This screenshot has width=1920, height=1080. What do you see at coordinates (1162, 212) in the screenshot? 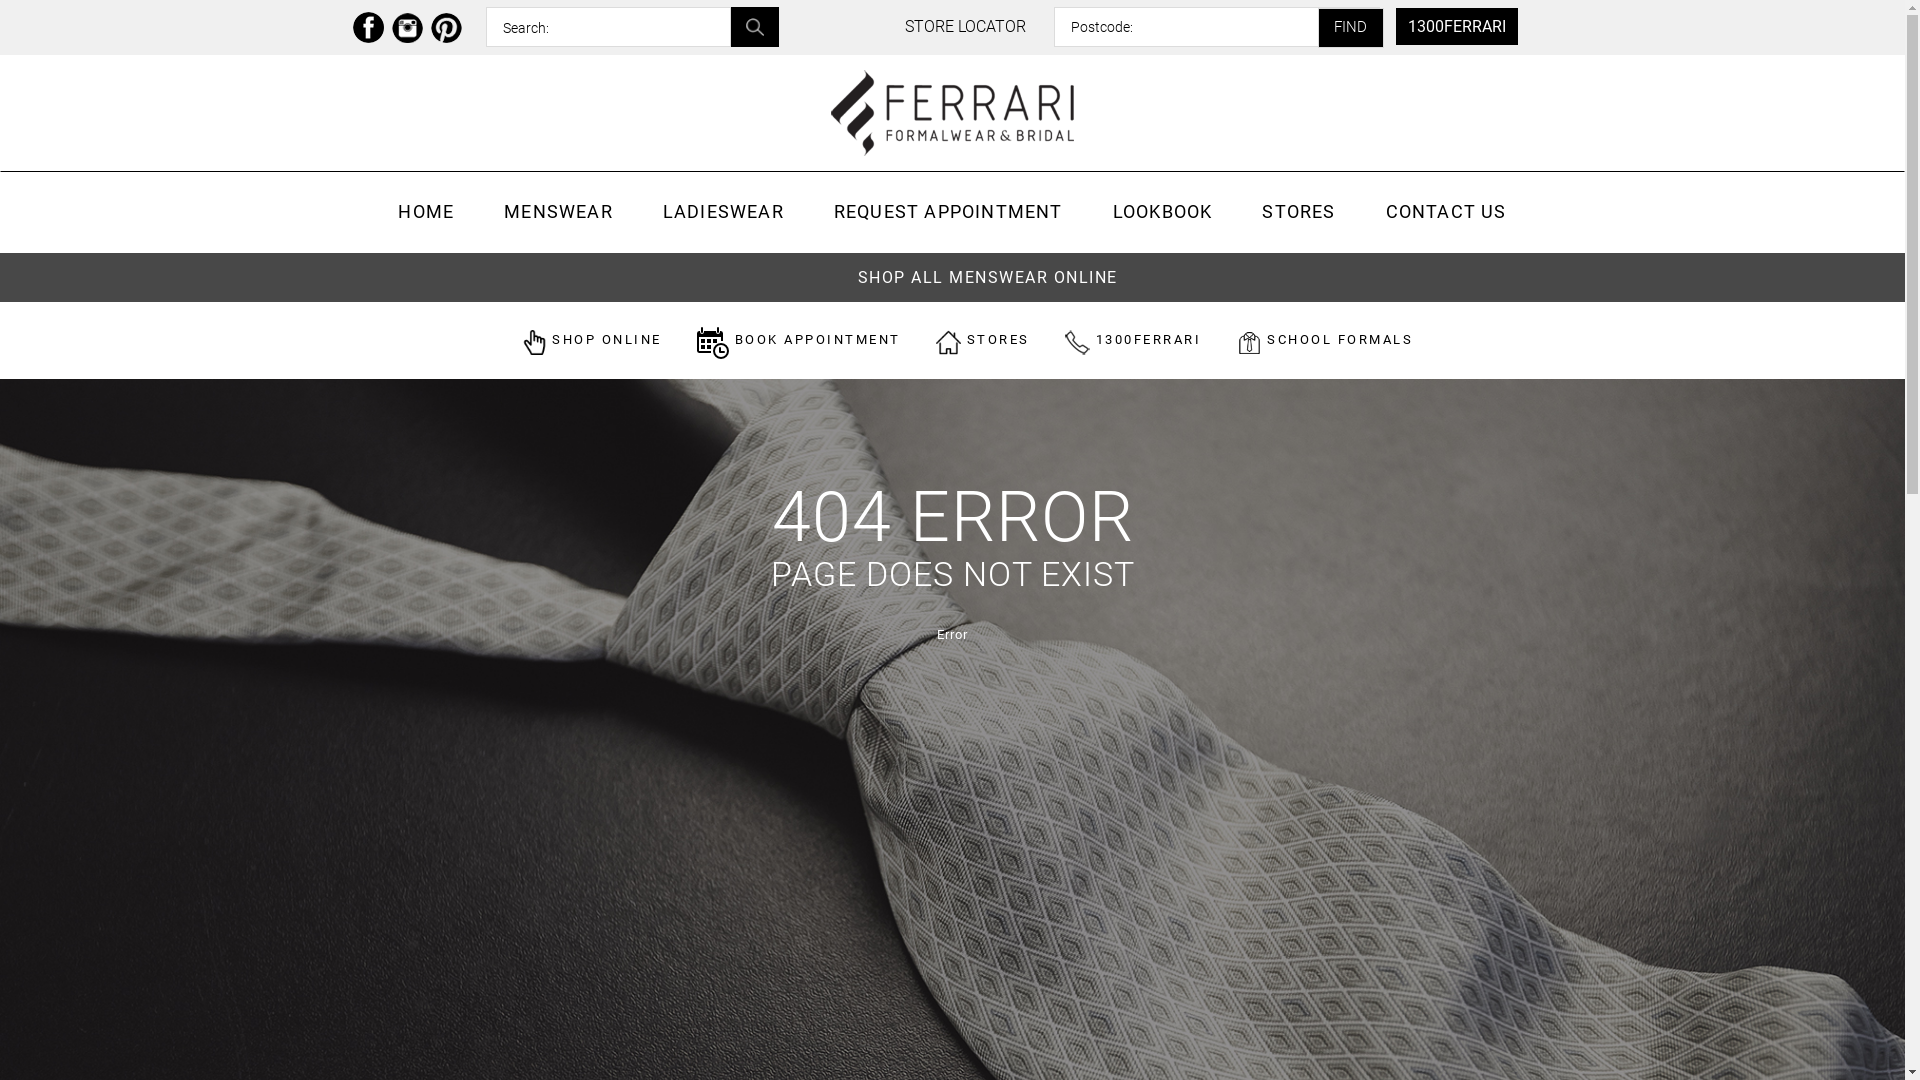
I see `'LOOKBOOK'` at bounding box center [1162, 212].